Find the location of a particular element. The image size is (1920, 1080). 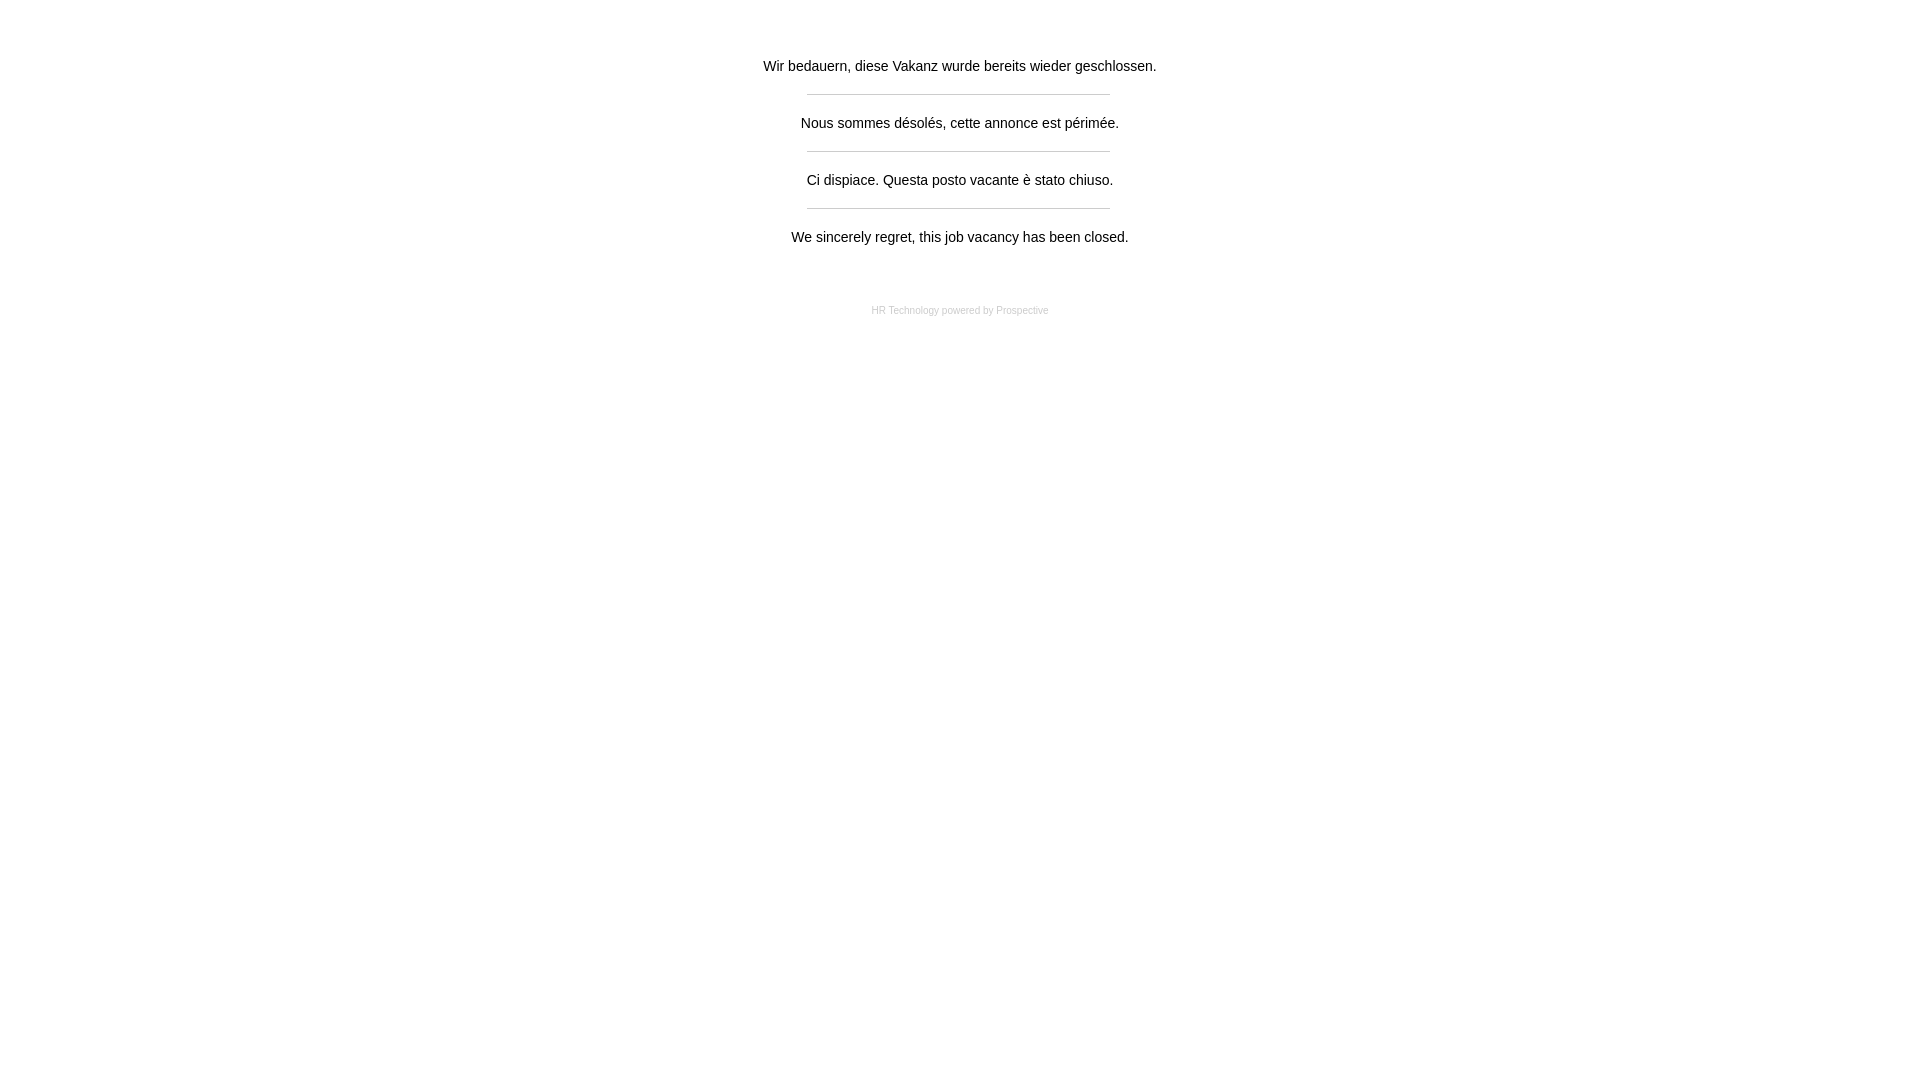

'HR Technology powered by Prospective' is located at coordinates (958, 310).